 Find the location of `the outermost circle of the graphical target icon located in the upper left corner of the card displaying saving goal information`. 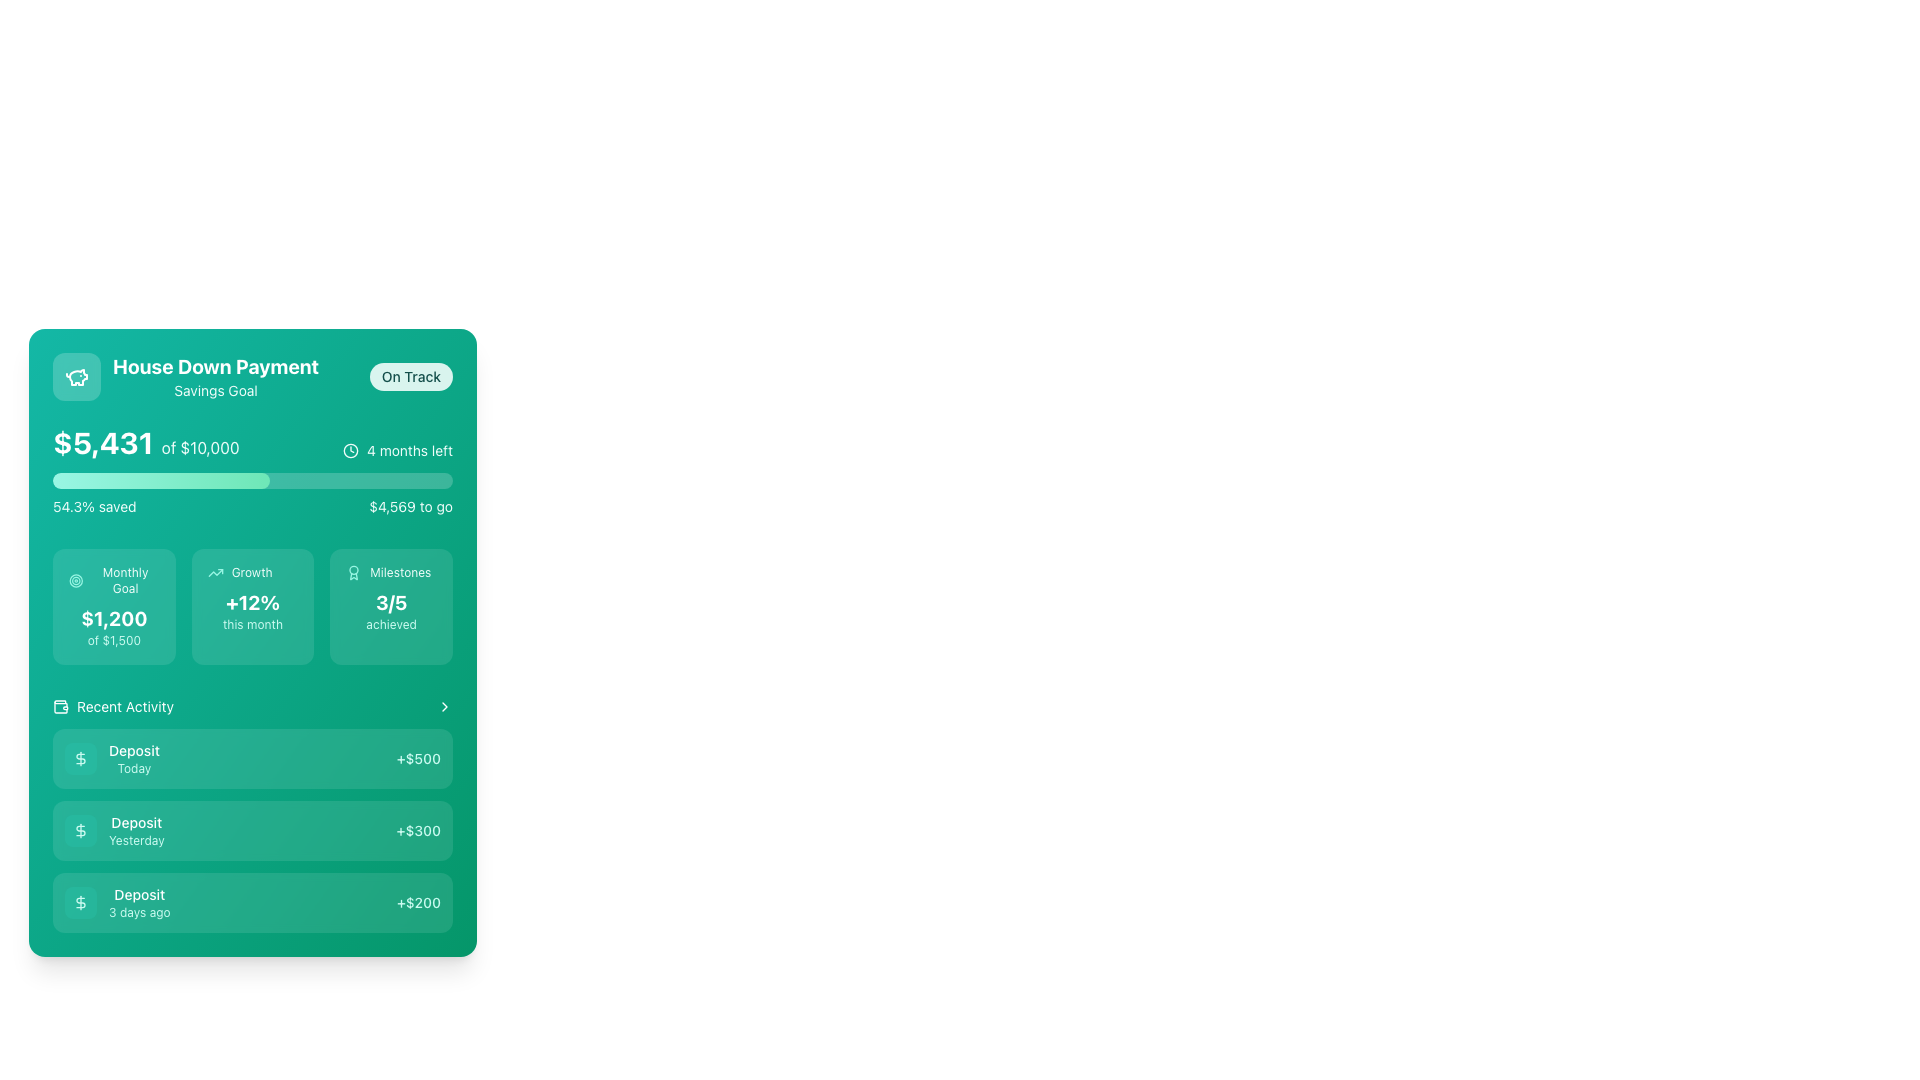

the outermost circle of the graphical target icon located in the upper left corner of the card displaying saving goal information is located at coordinates (76, 581).